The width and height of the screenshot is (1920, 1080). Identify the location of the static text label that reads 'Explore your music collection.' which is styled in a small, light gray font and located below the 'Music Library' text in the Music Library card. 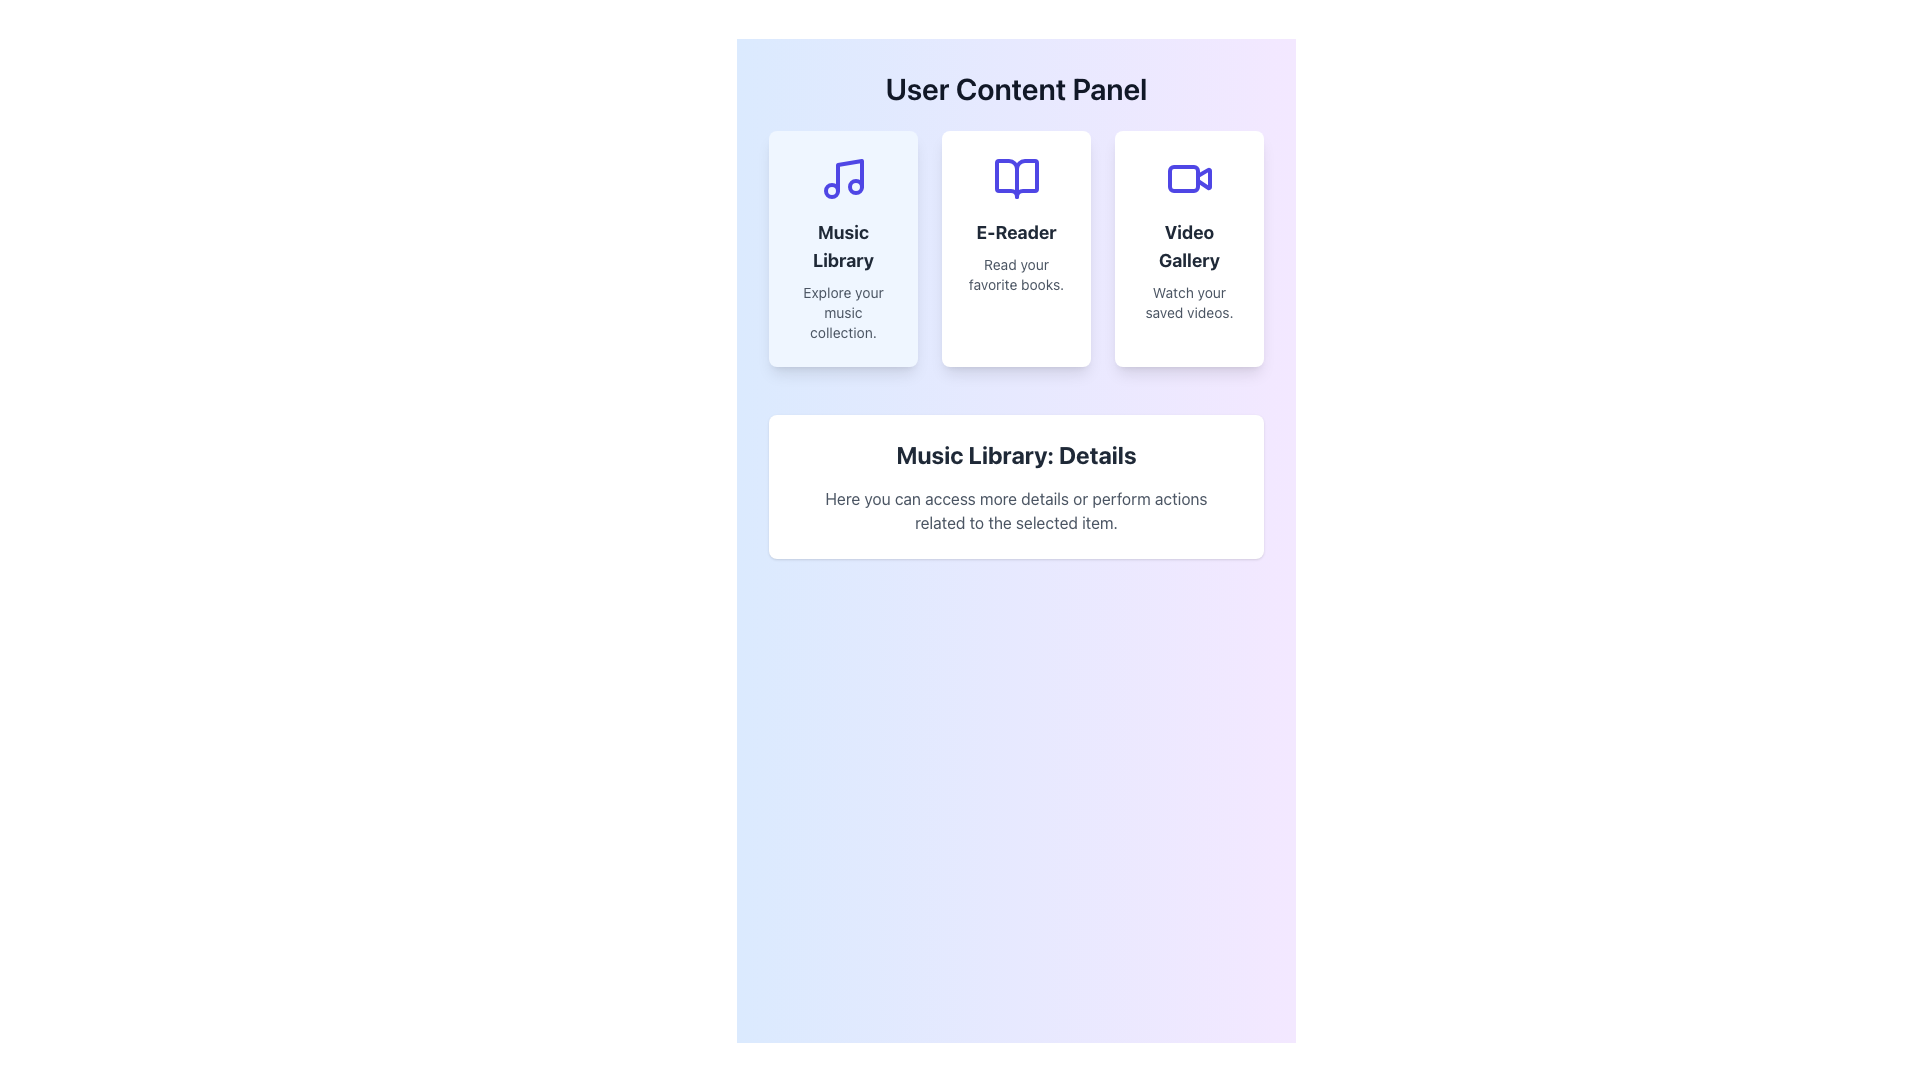
(843, 312).